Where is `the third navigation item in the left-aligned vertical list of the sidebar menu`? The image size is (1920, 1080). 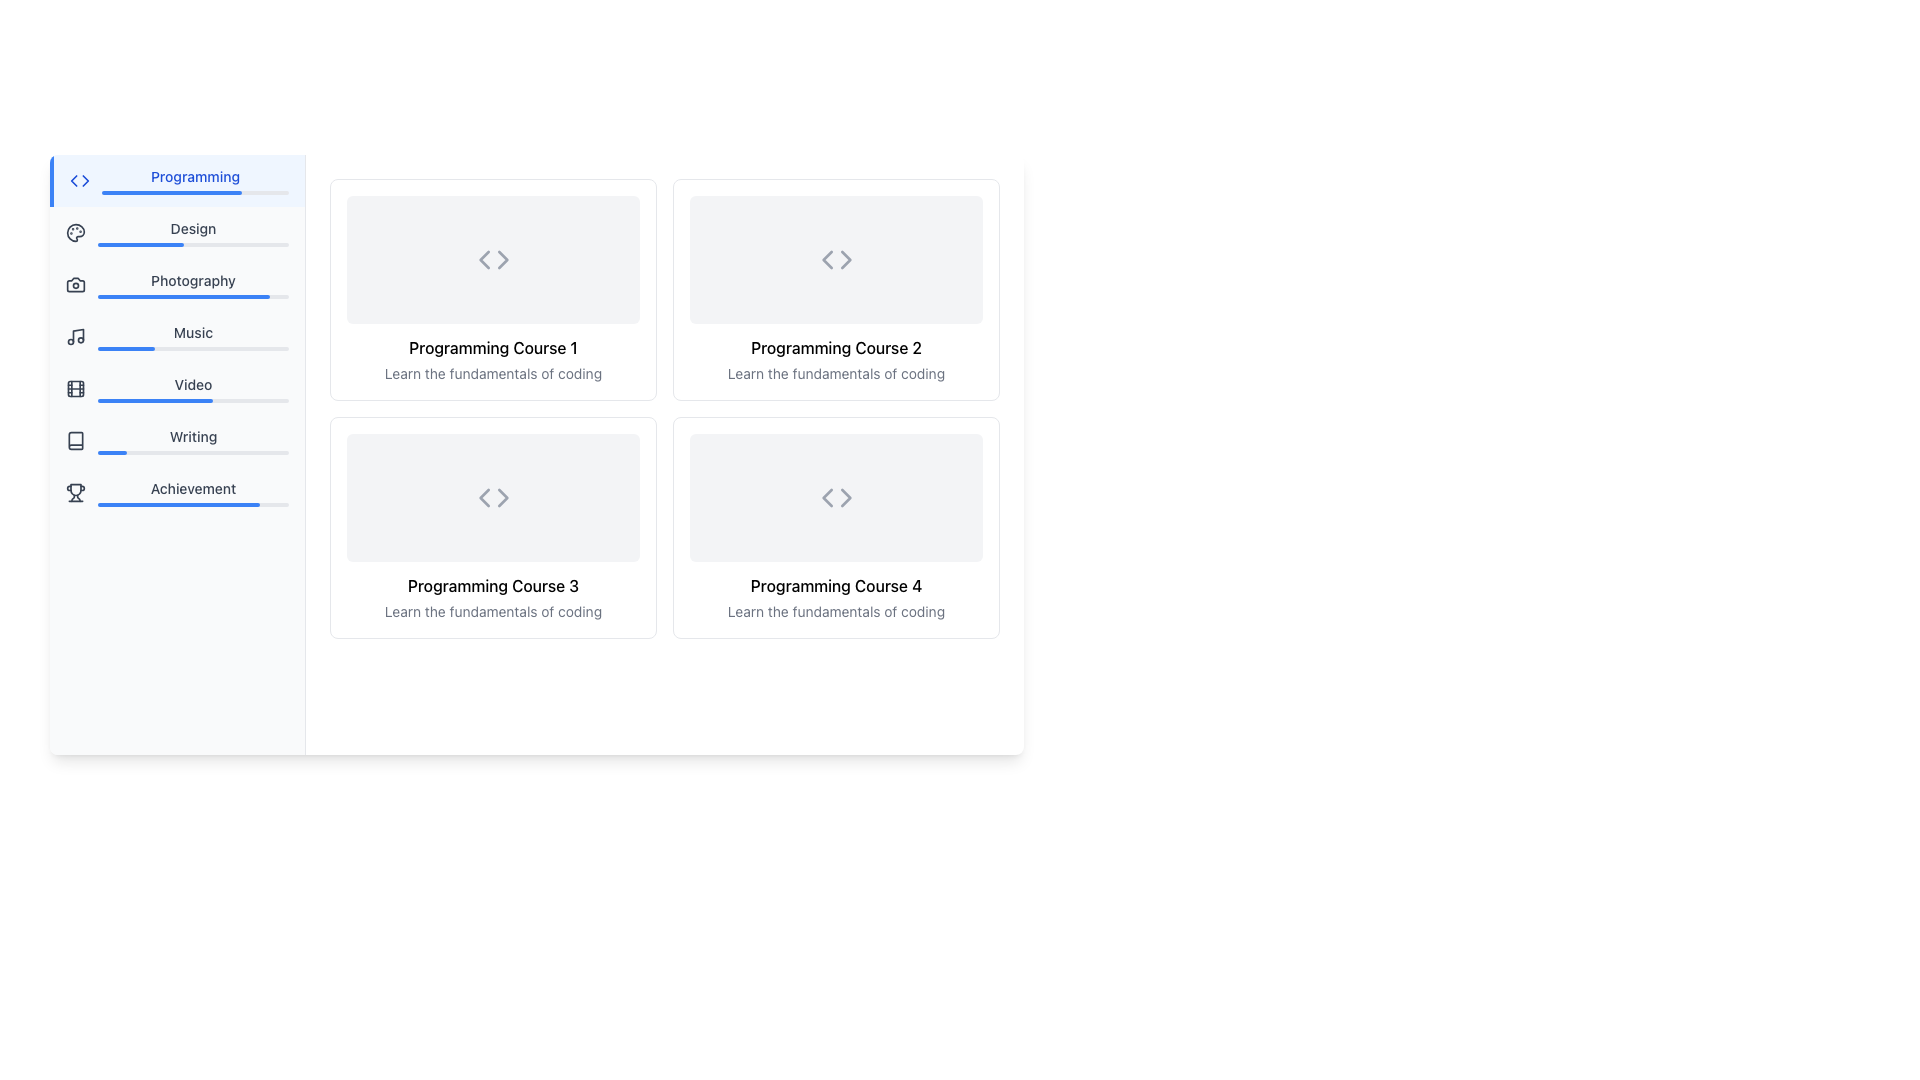
the third navigation item in the left-aligned vertical list of the sidebar menu is located at coordinates (177, 285).